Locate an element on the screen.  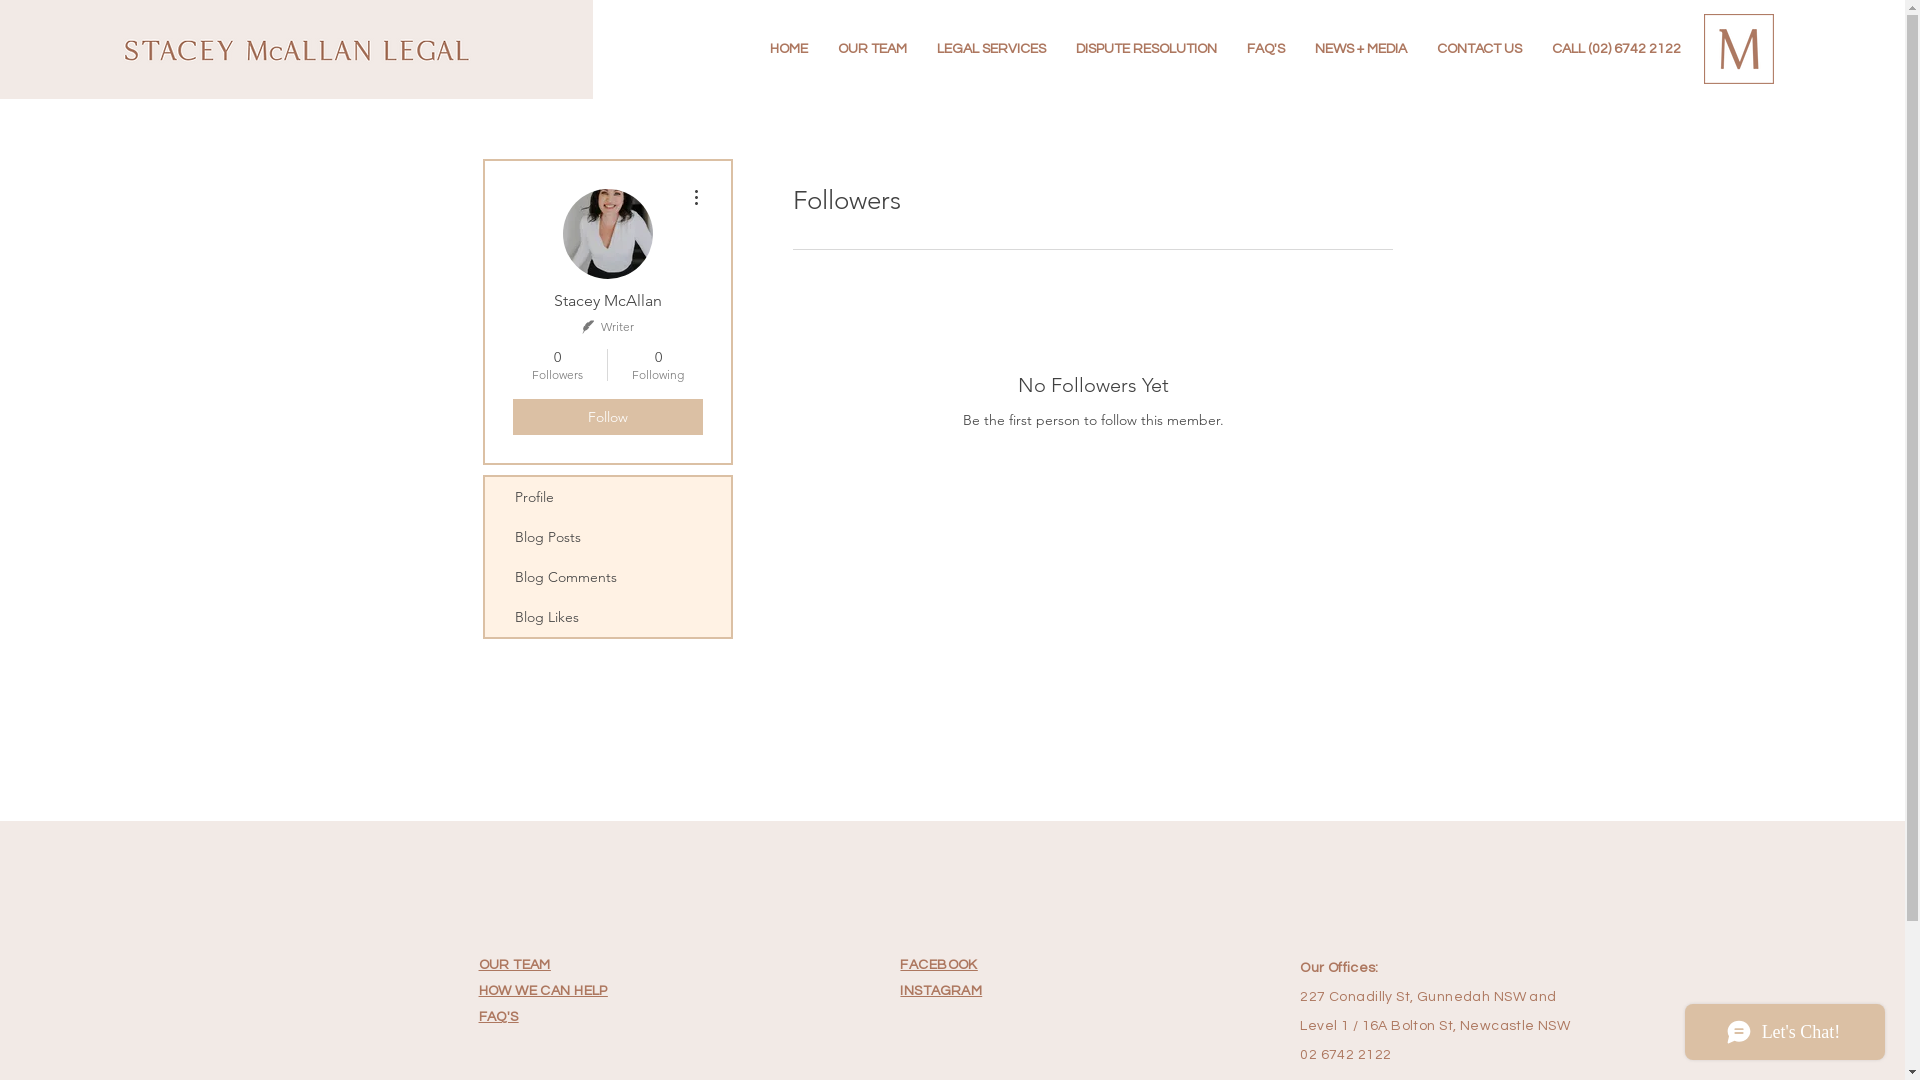
'Follow' is located at coordinates (605, 415).